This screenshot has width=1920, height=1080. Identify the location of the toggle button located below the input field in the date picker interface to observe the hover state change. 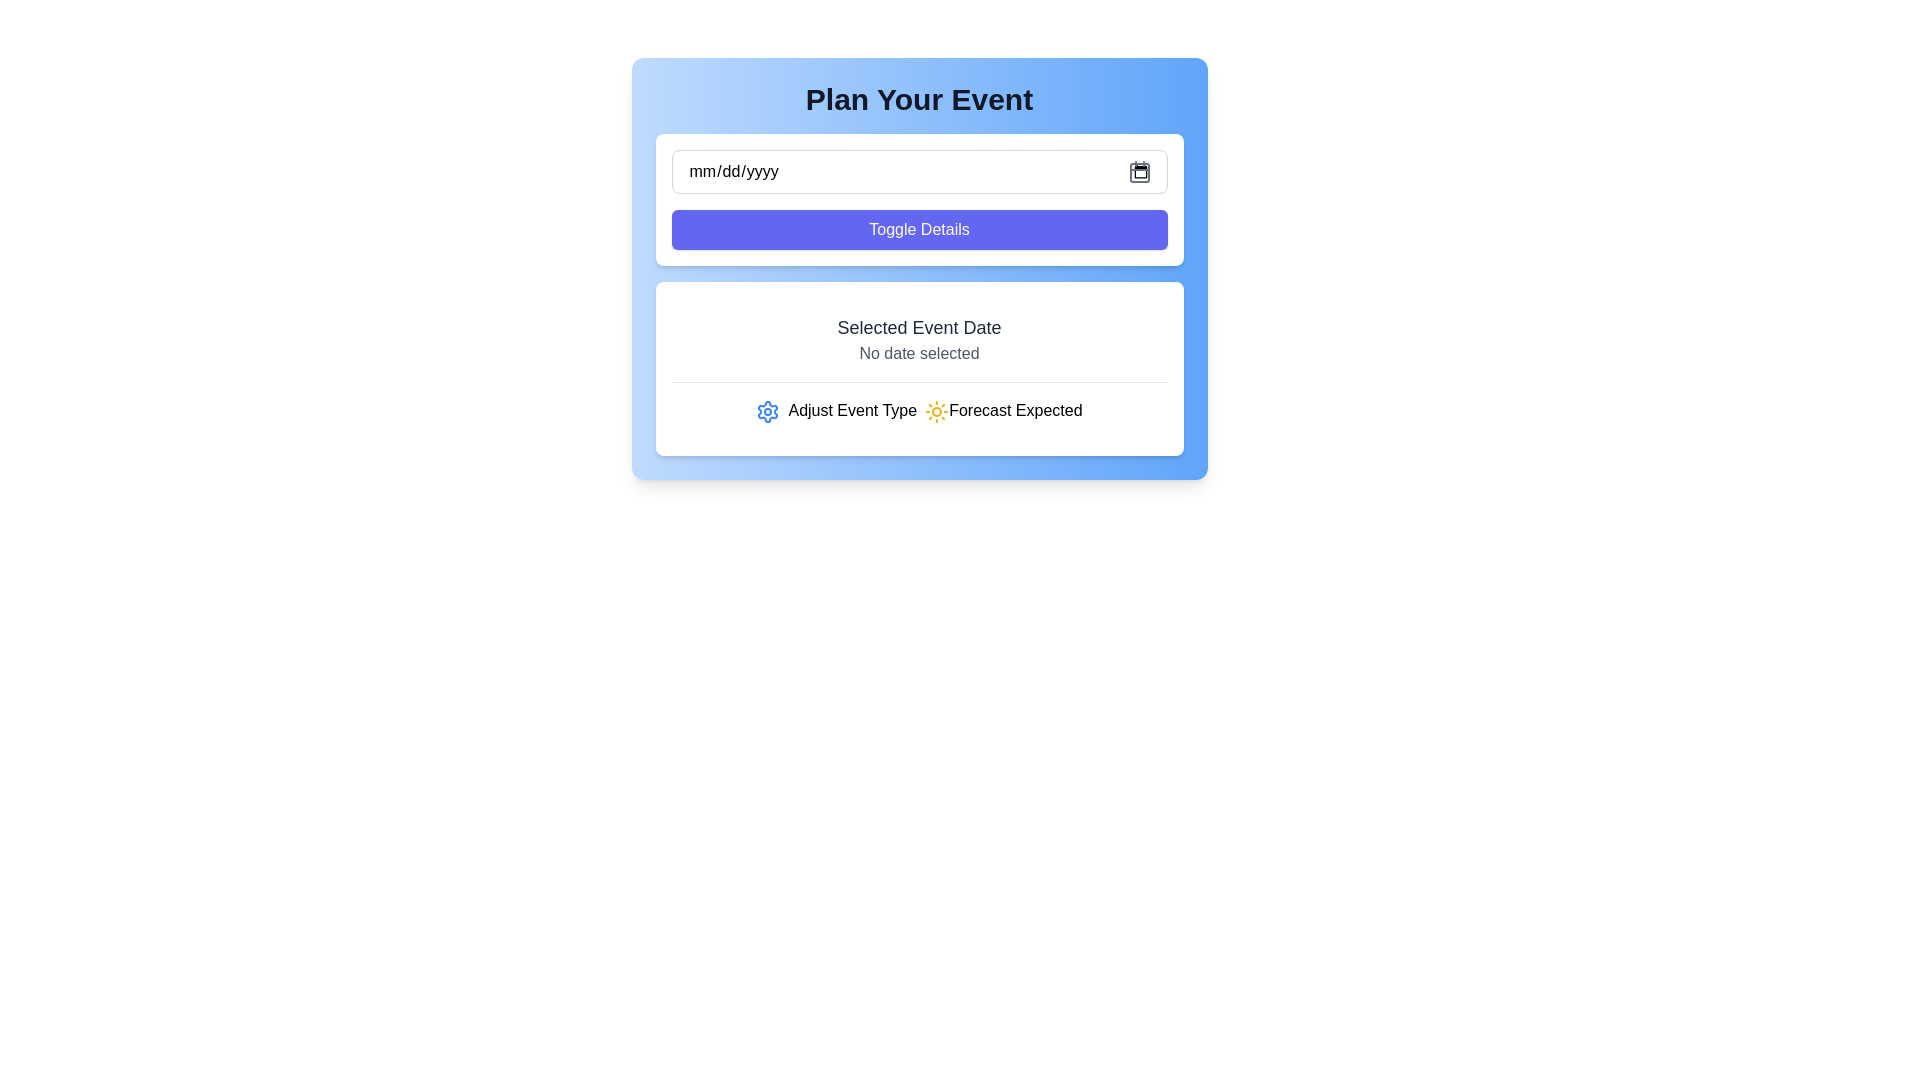
(918, 229).